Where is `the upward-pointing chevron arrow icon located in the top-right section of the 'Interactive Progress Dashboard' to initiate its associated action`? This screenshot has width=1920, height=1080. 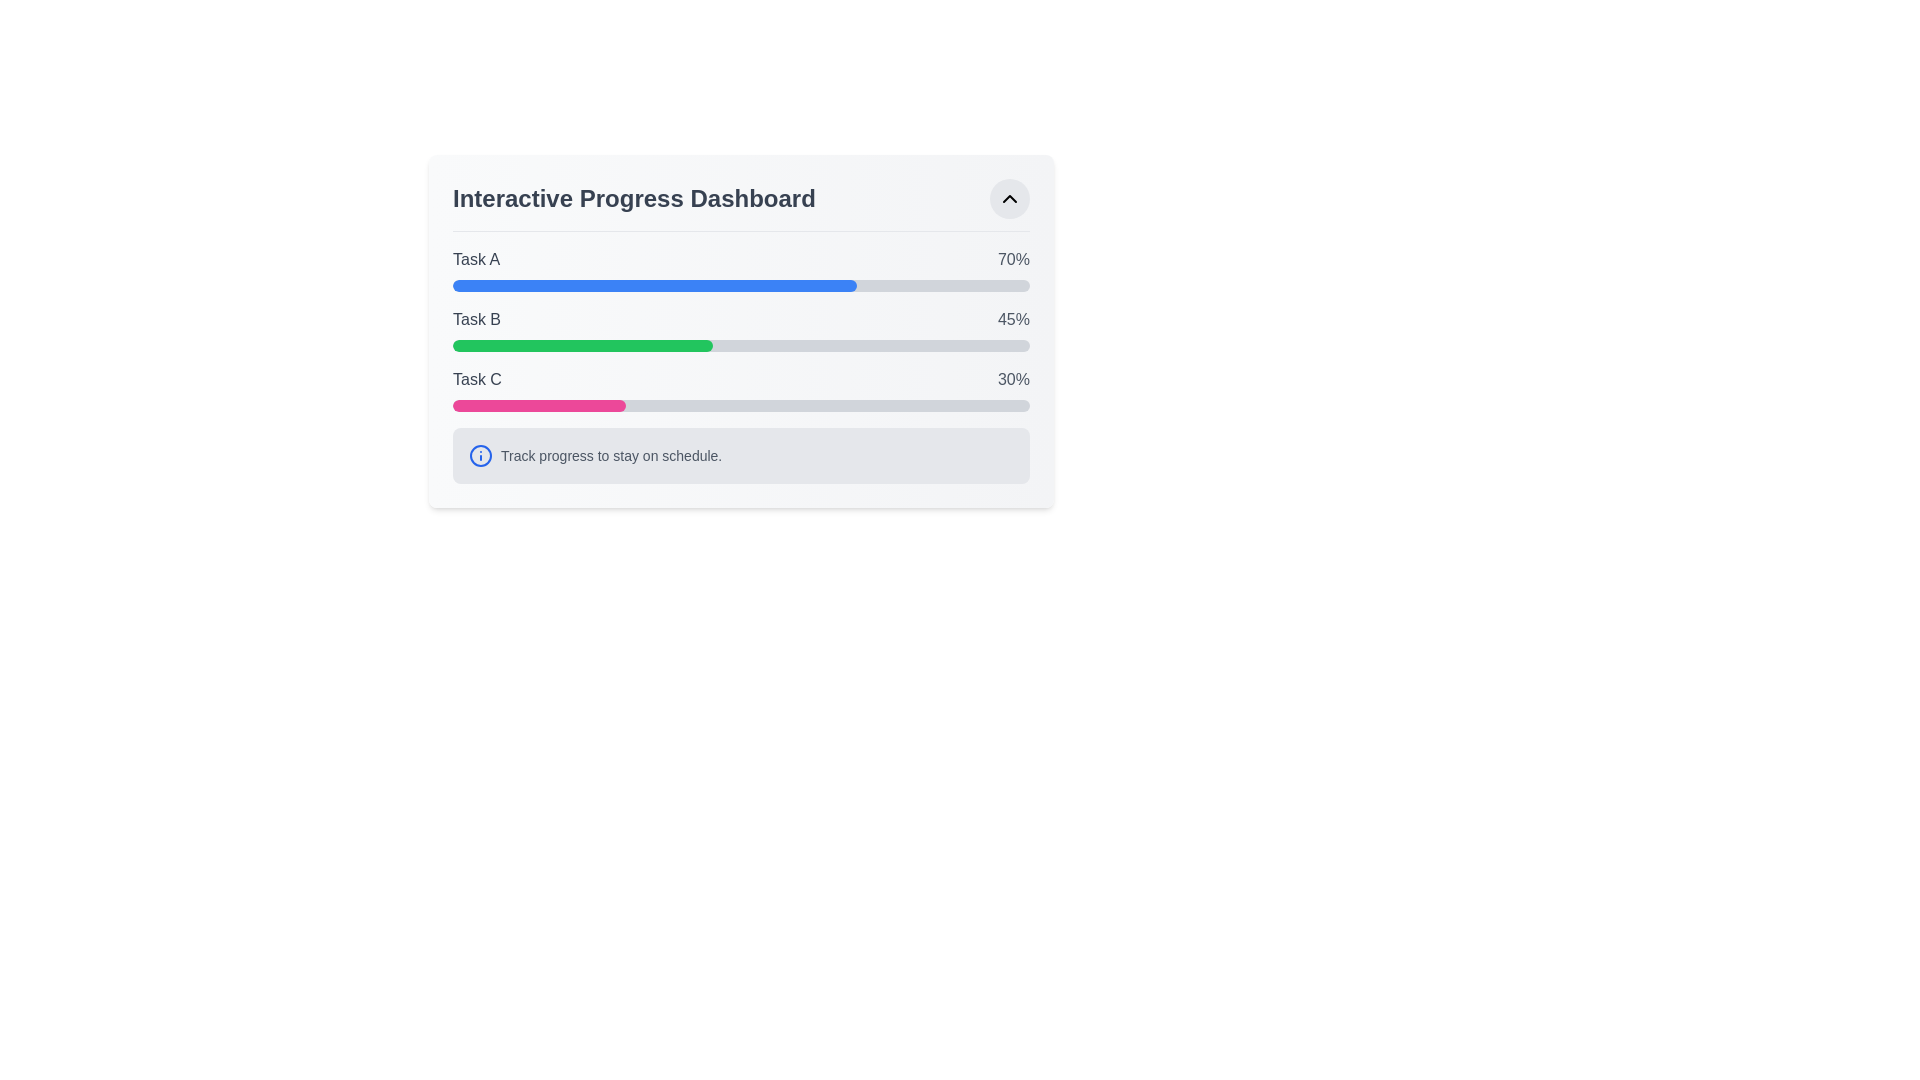
the upward-pointing chevron arrow icon located in the top-right section of the 'Interactive Progress Dashboard' to initiate its associated action is located at coordinates (1009, 199).